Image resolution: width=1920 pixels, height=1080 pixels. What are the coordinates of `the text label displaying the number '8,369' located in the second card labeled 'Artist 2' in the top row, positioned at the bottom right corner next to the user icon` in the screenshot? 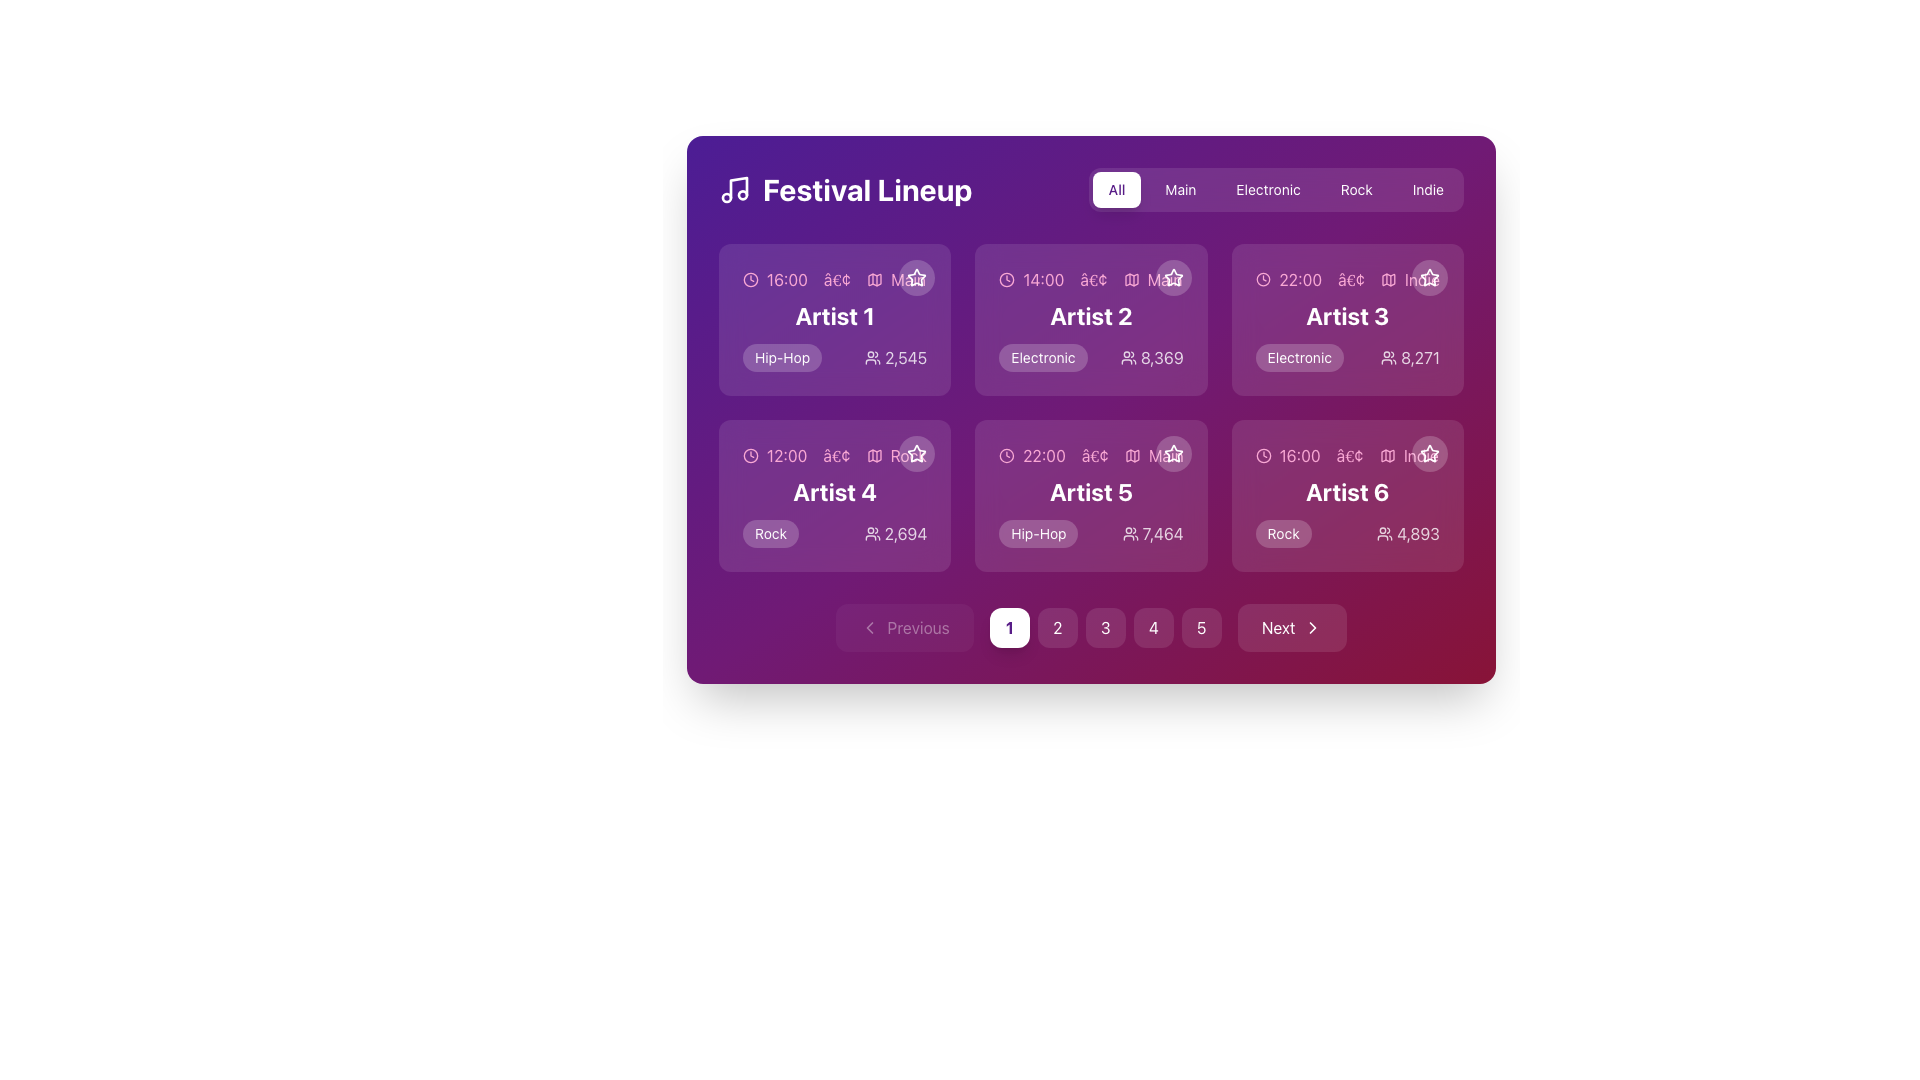 It's located at (1152, 357).